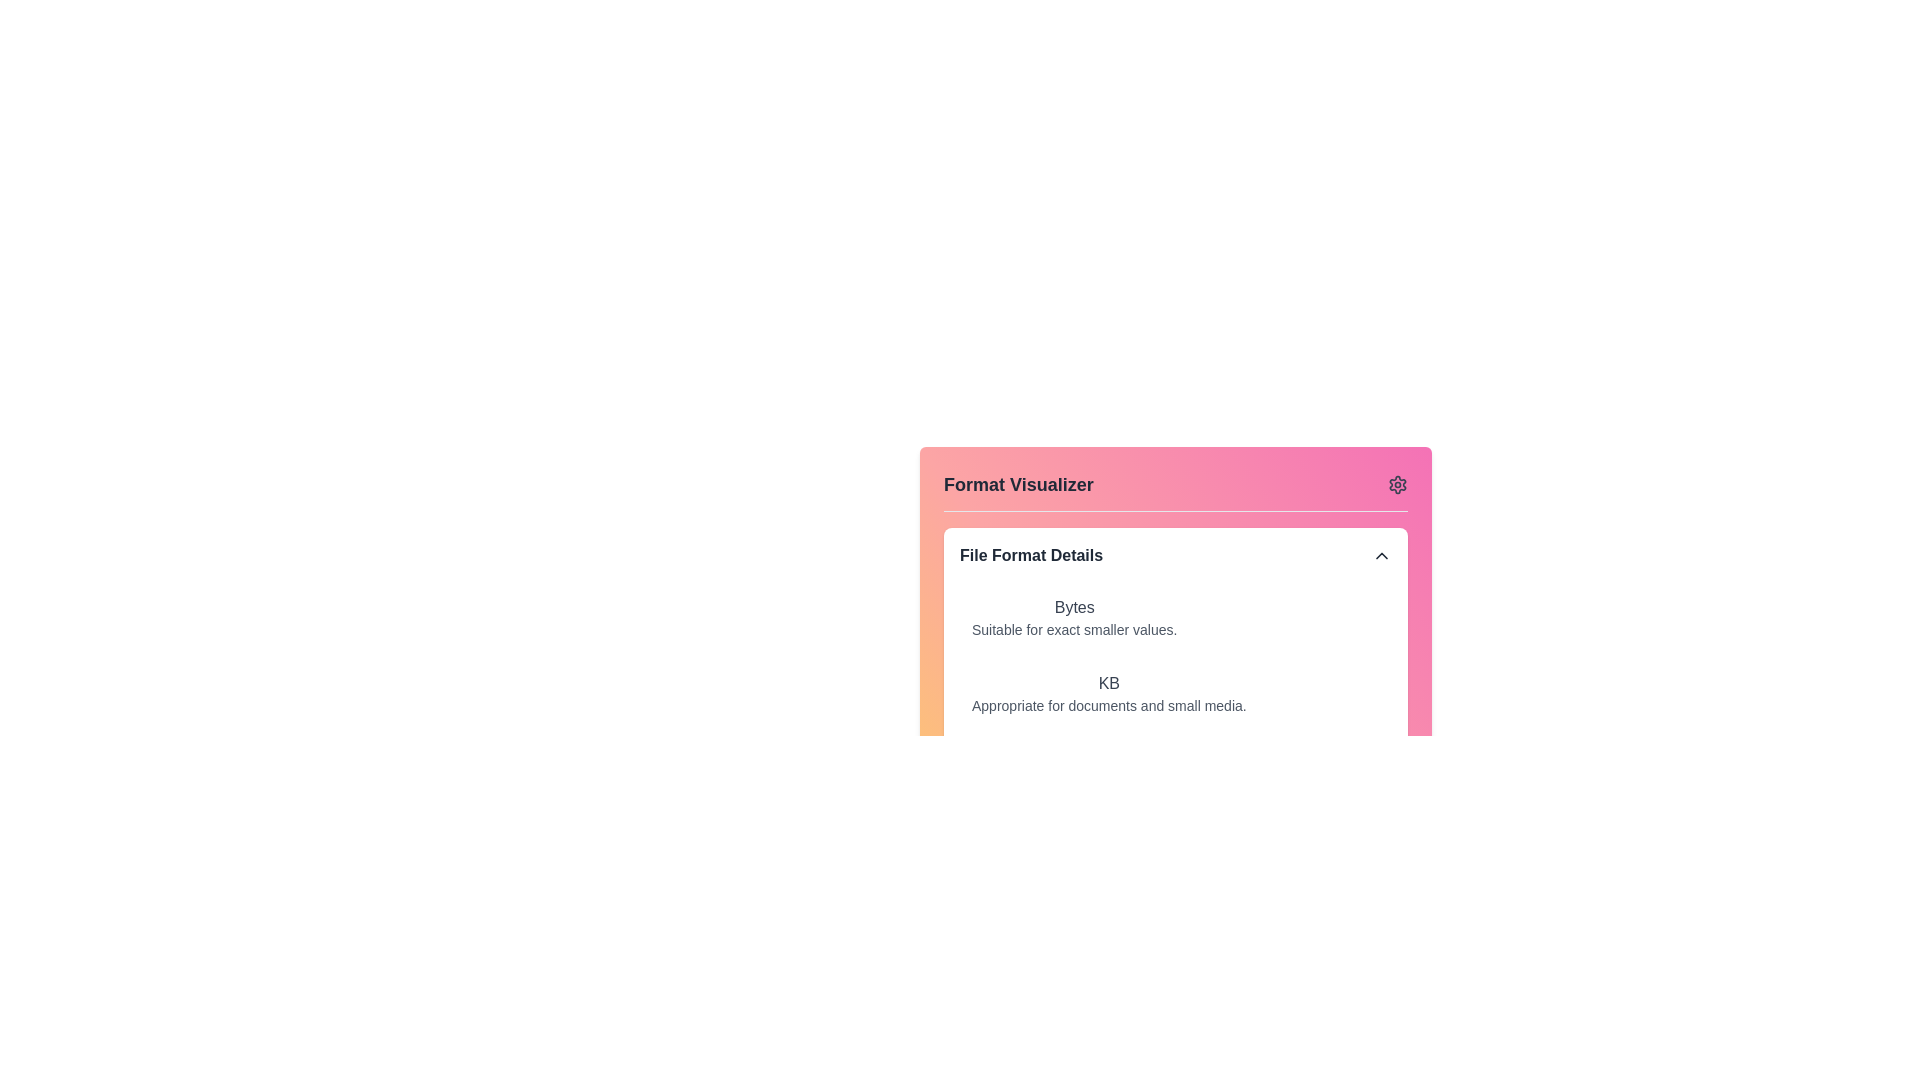  What do you see at coordinates (1396, 485) in the screenshot?
I see `the gear icon located in the top-right corner of the SVG component` at bounding box center [1396, 485].